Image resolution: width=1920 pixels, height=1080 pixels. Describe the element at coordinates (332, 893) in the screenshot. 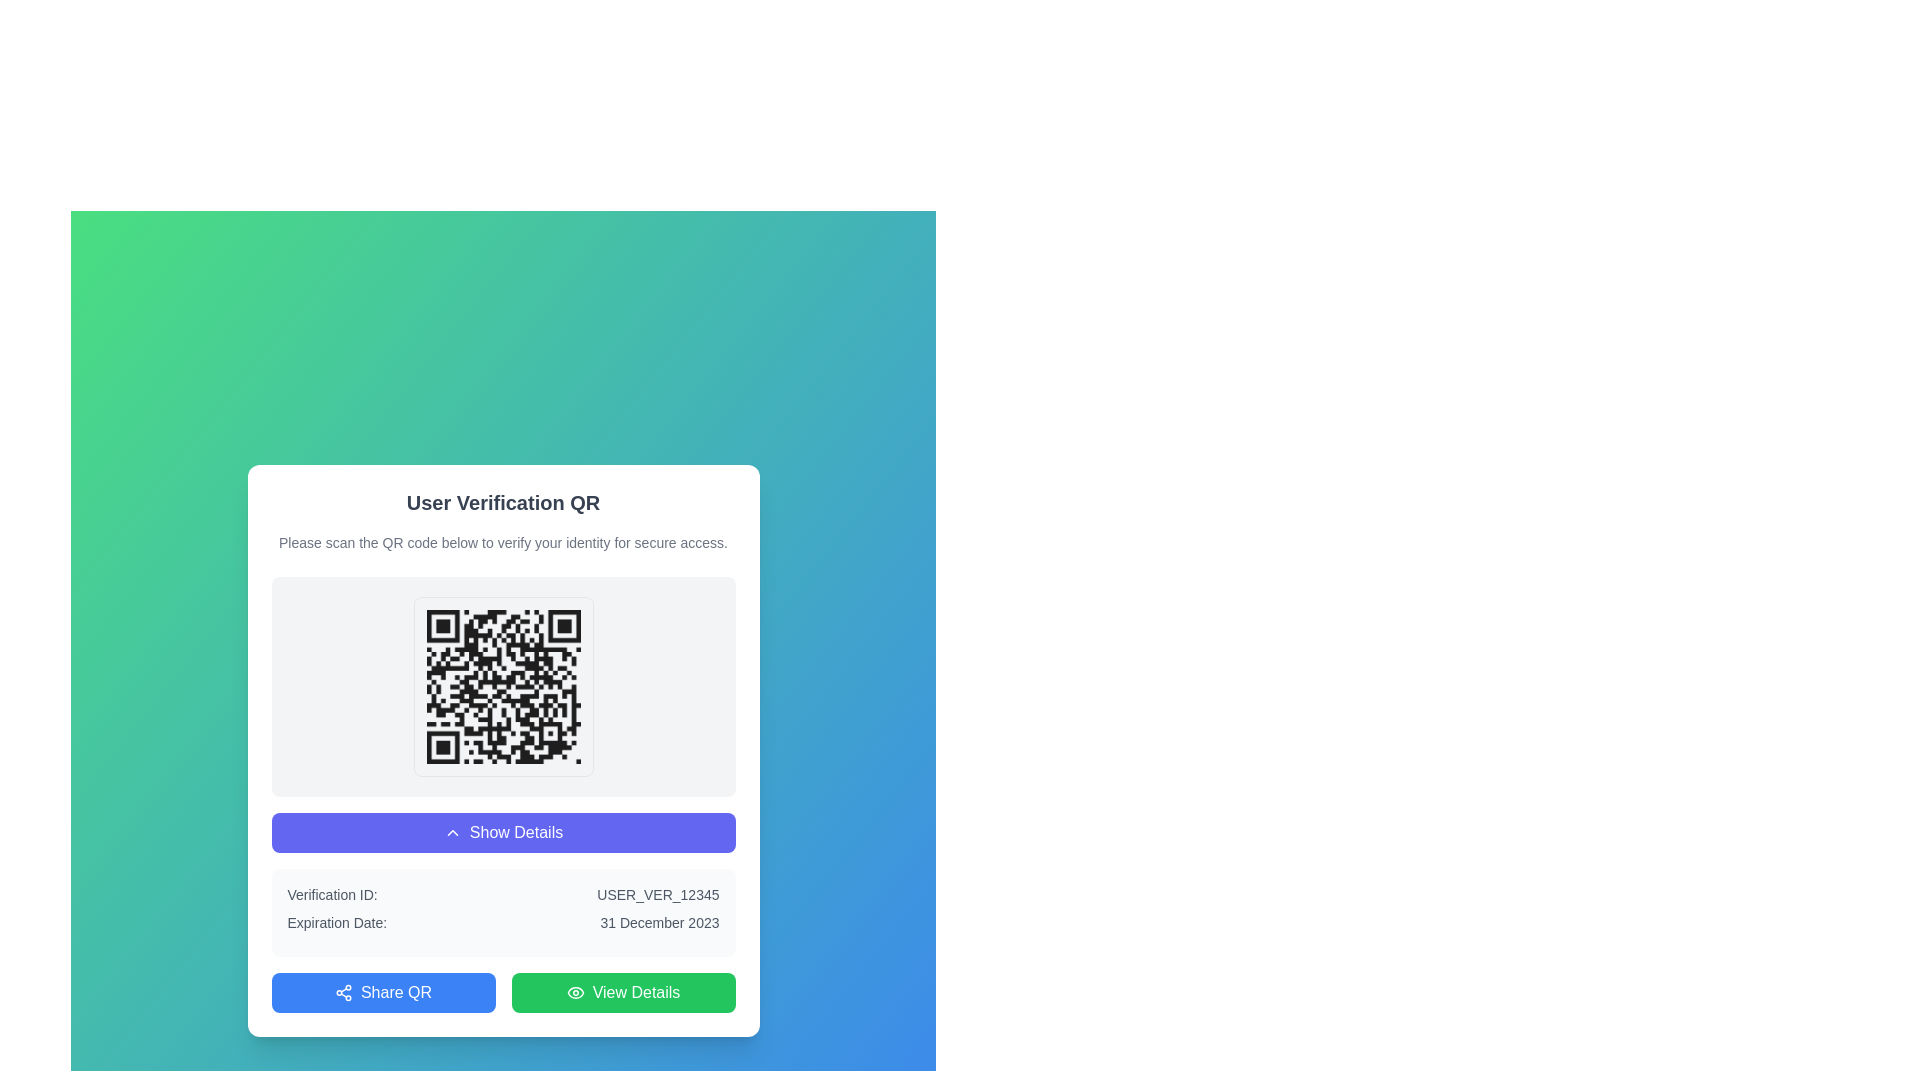

I see `text label that describes the user identifier 'USER_VER_12345', located in the lower section of the modal interface, to the left of the identifier` at that location.